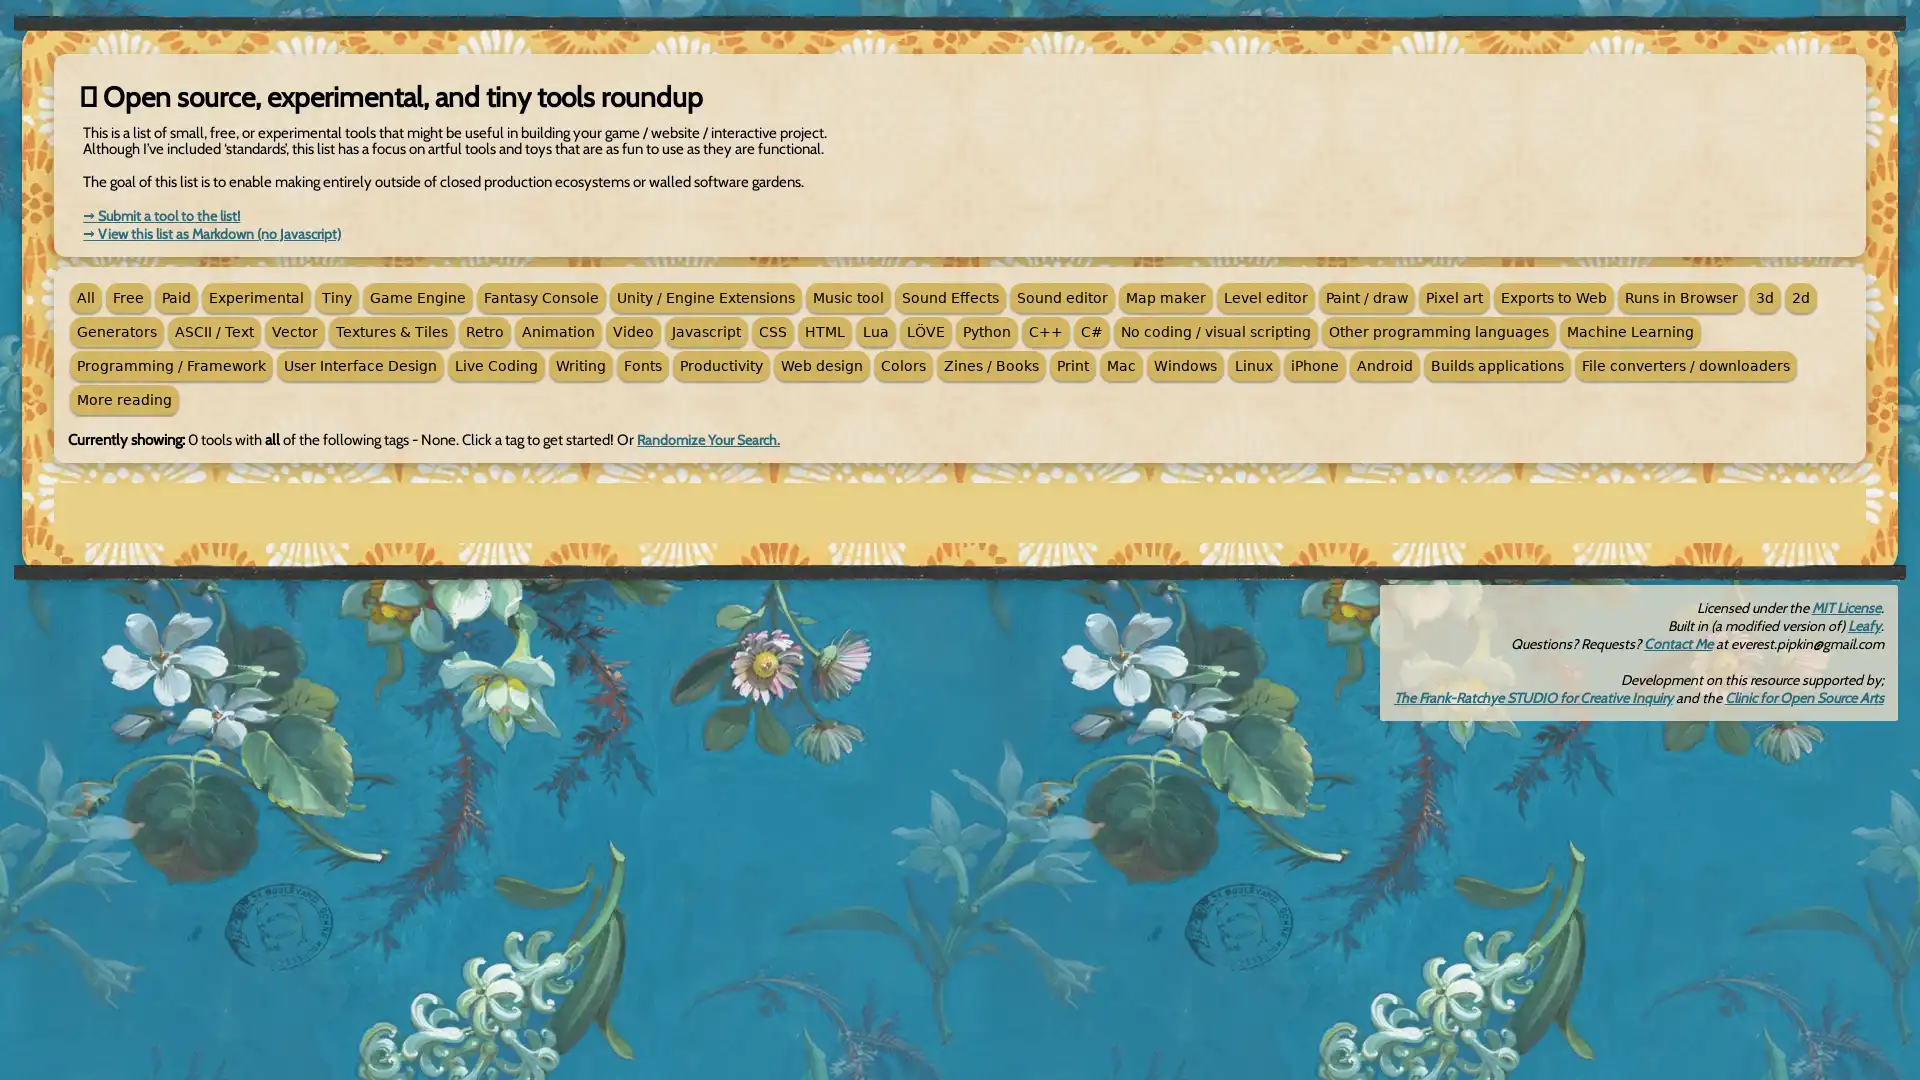  I want to click on Textures & Tiles, so click(392, 330).